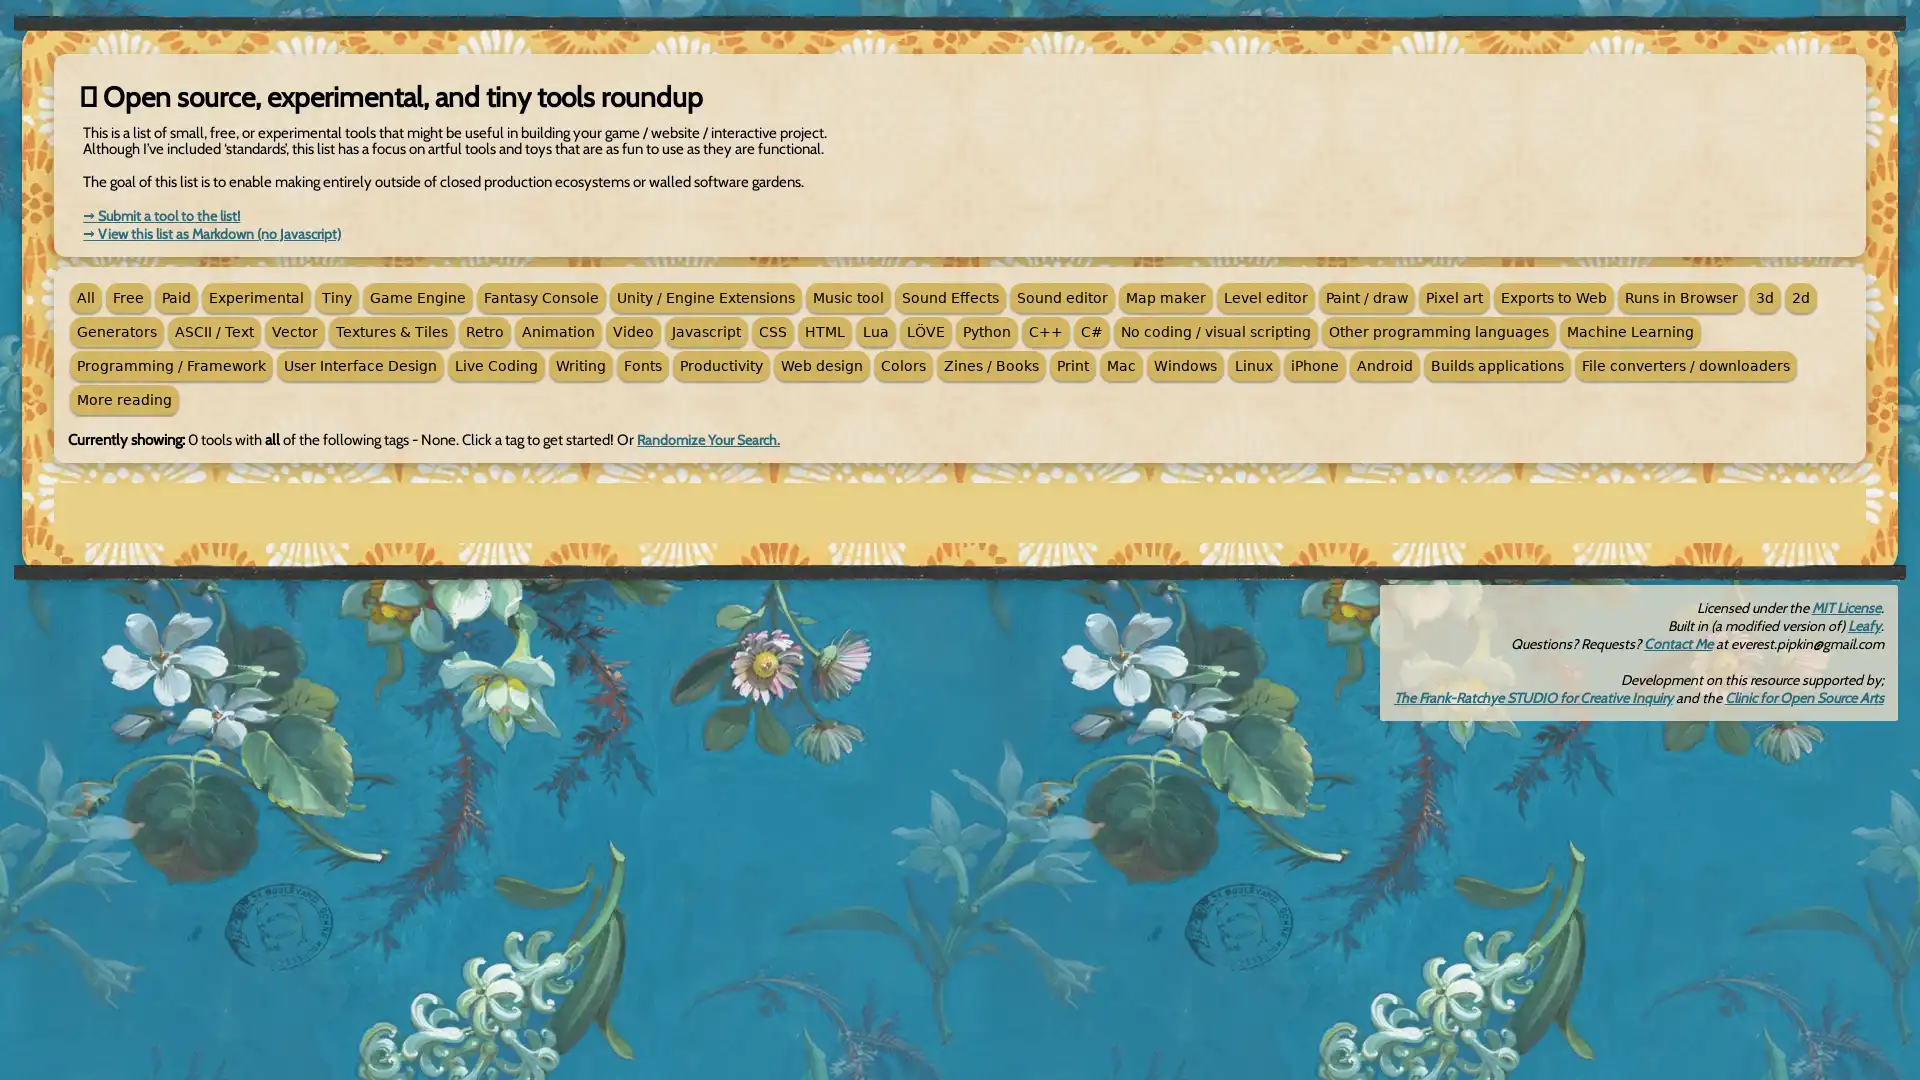  I want to click on Textures & Tiles, so click(392, 330).